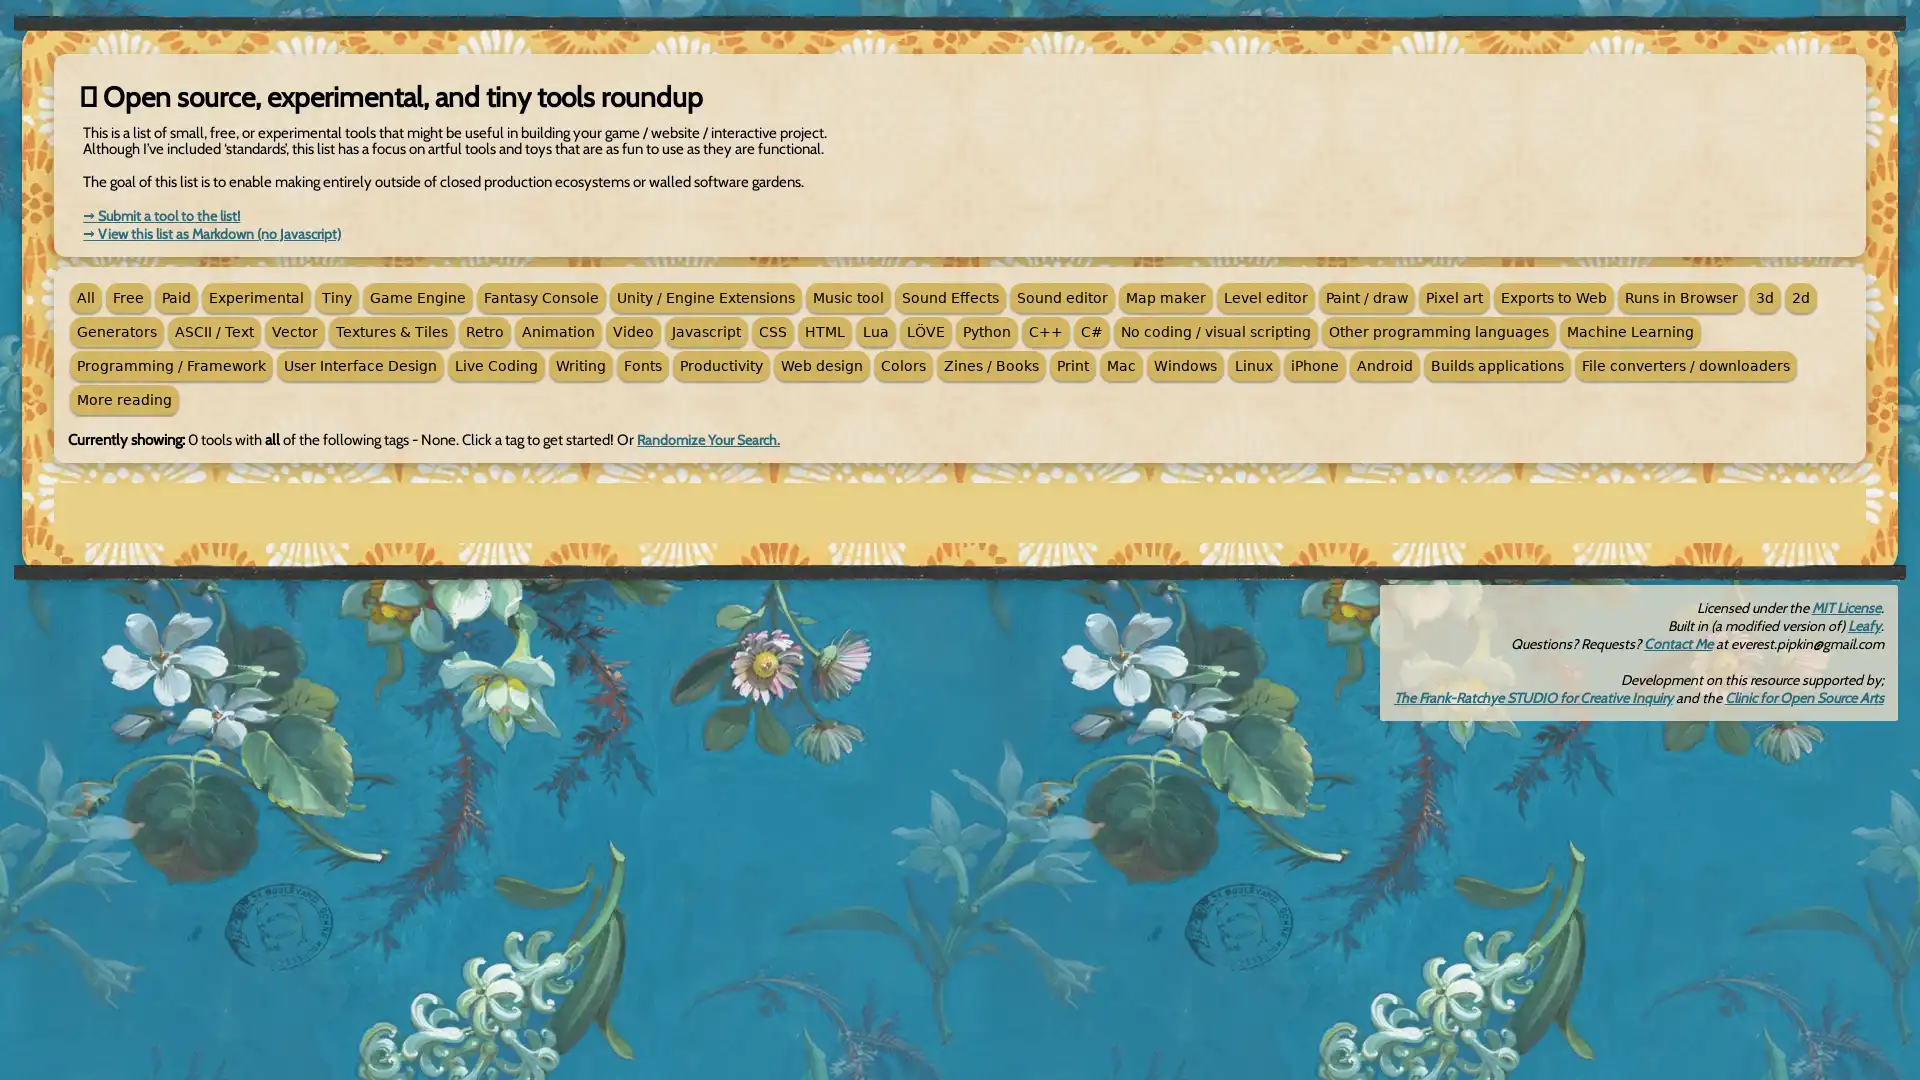  I want to click on Textures & Tiles, so click(392, 330).